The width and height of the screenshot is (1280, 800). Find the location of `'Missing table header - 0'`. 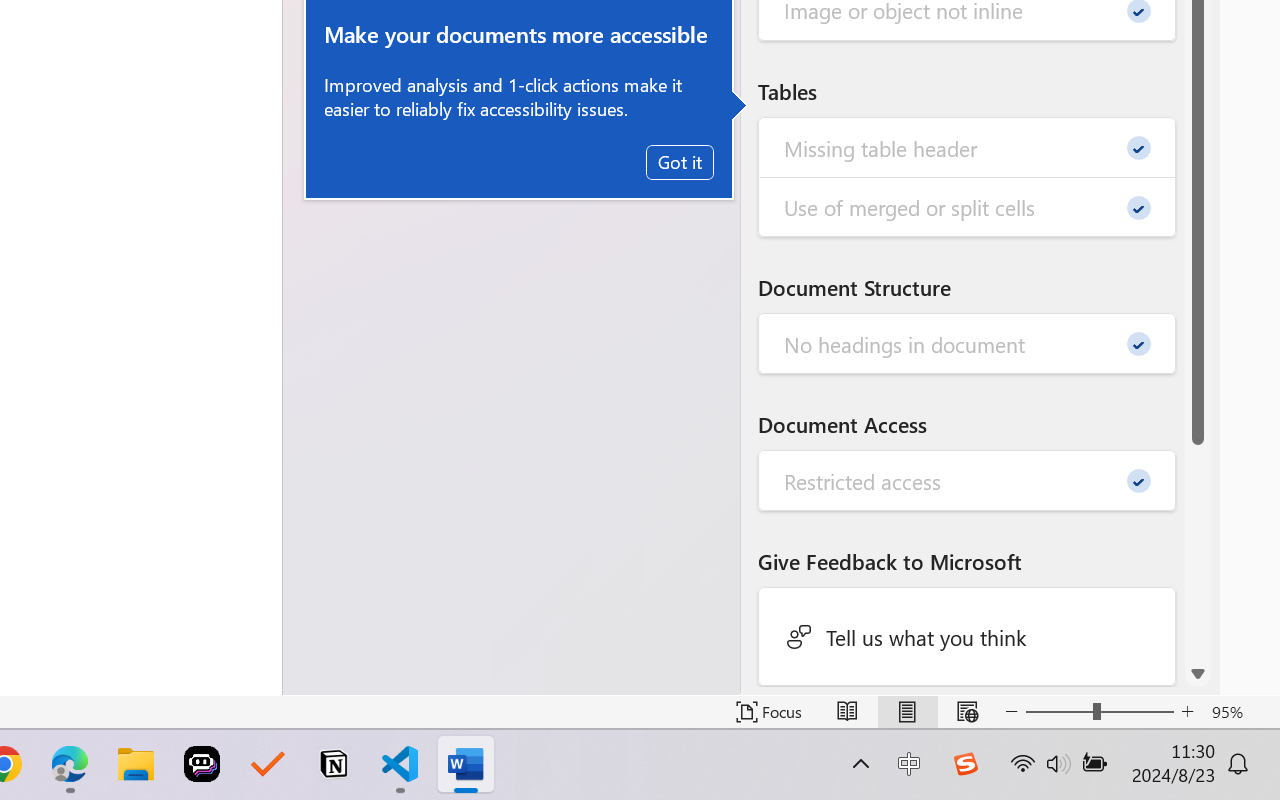

'Missing table header - 0' is located at coordinates (967, 148).